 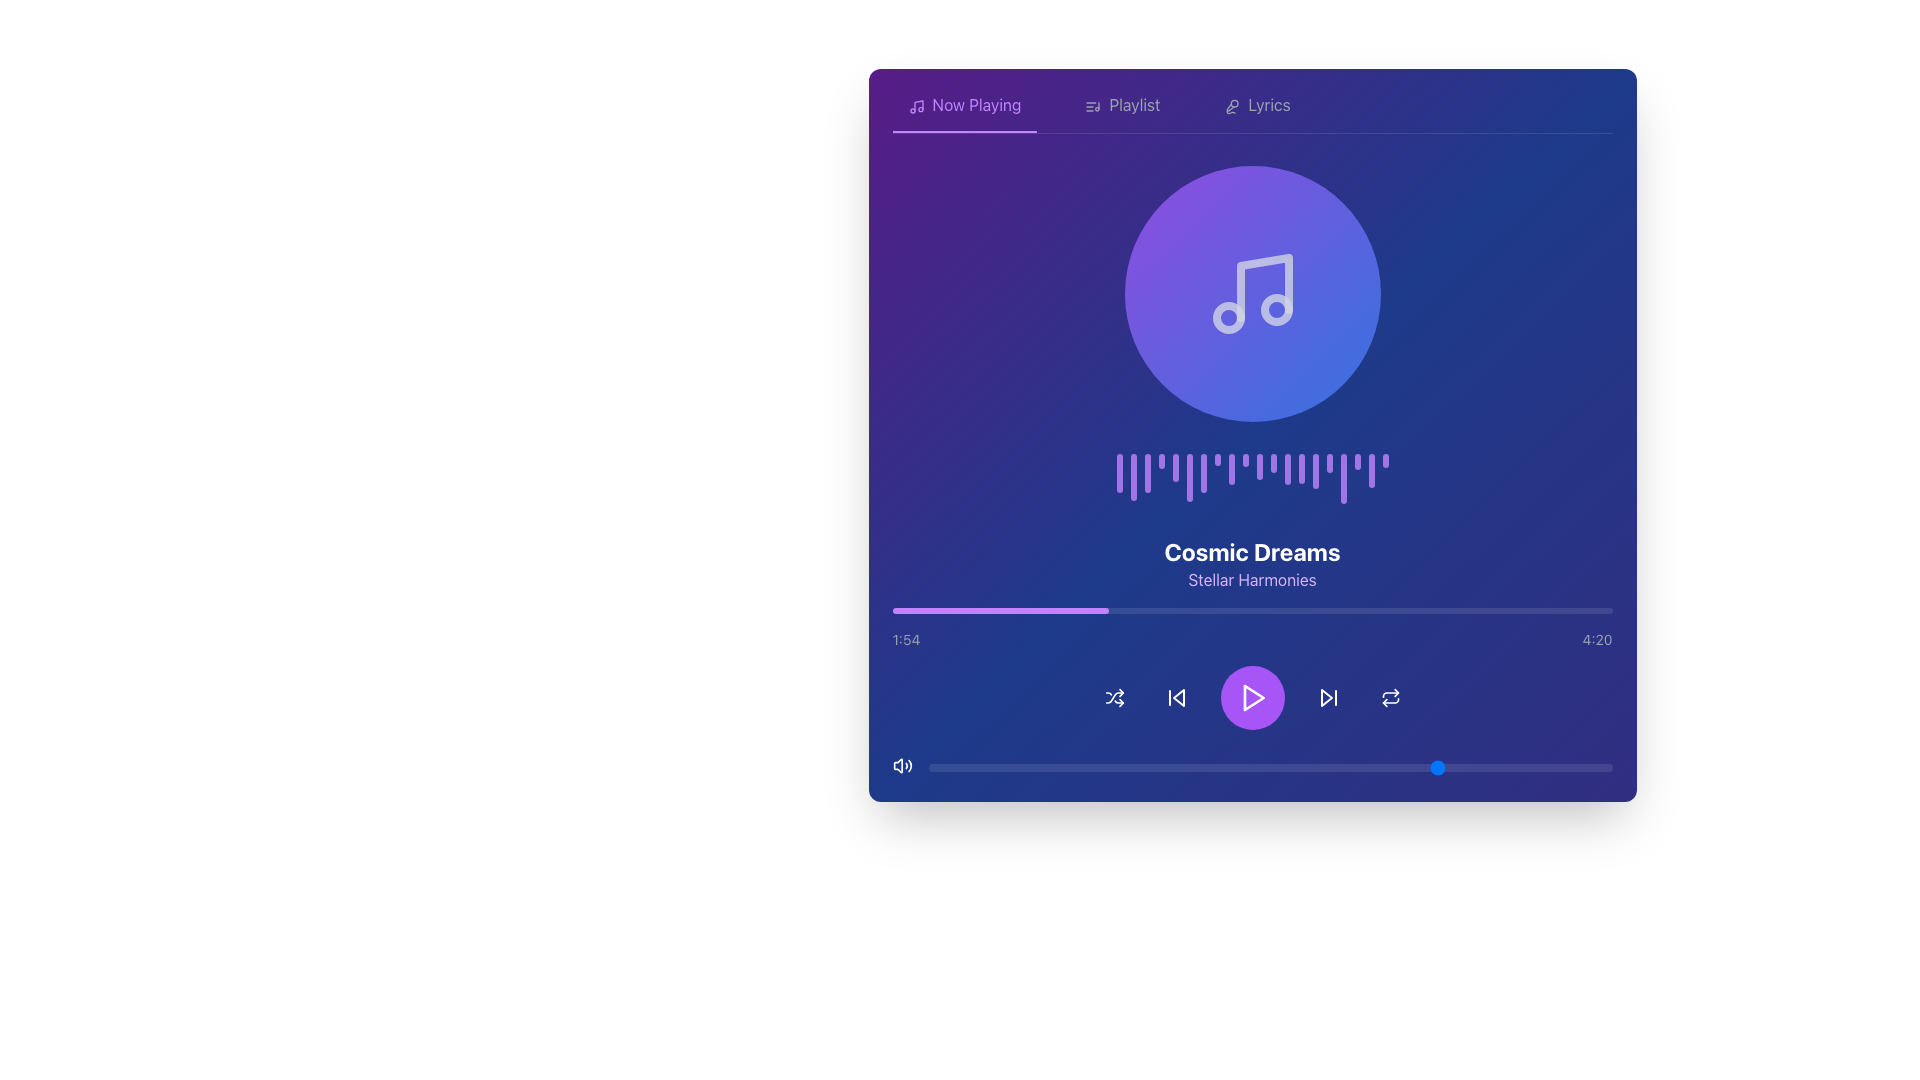 What do you see at coordinates (1251, 609) in the screenshot?
I see `the progress bar located below the song title 'Cosmic Dreams' and above the time indicators '1:54' and '4:20'` at bounding box center [1251, 609].